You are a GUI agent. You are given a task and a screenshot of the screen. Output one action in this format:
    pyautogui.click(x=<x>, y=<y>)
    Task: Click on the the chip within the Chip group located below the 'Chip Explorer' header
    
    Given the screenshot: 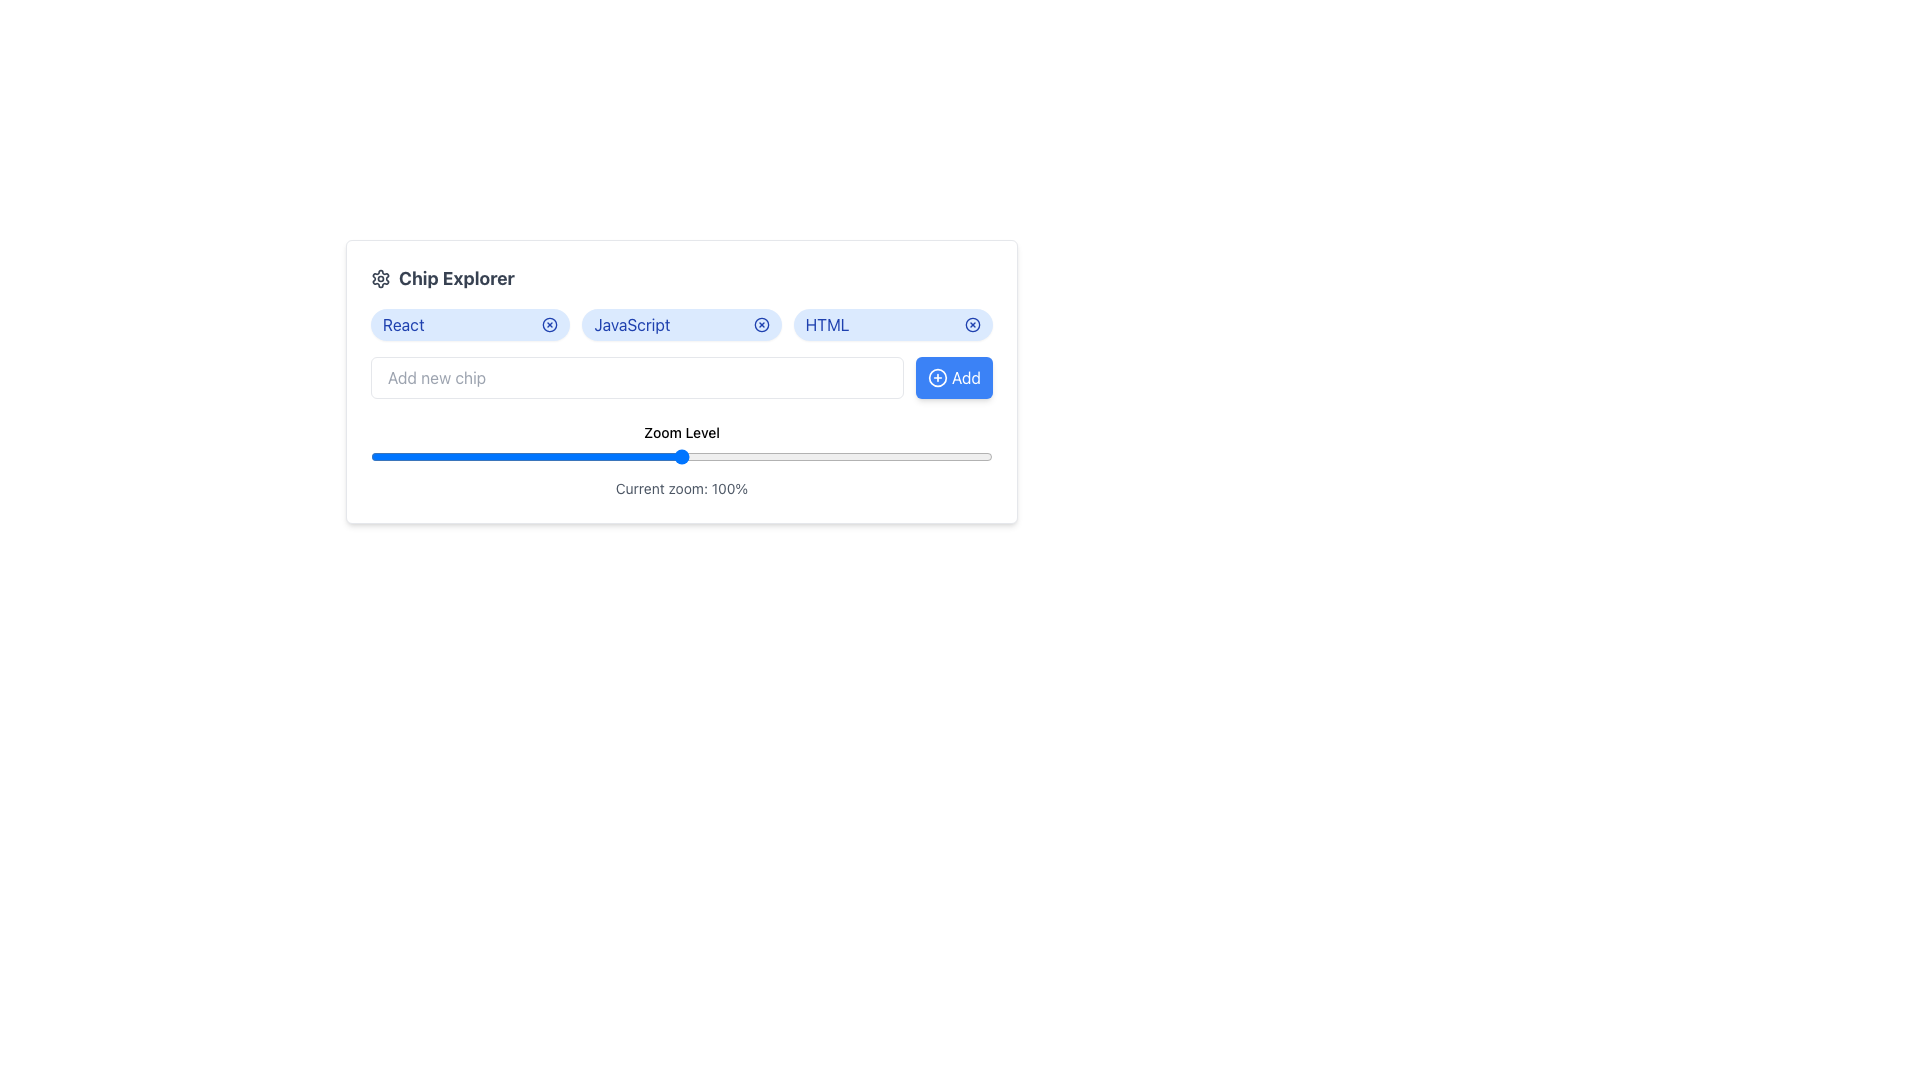 What is the action you would take?
    pyautogui.click(x=681, y=323)
    